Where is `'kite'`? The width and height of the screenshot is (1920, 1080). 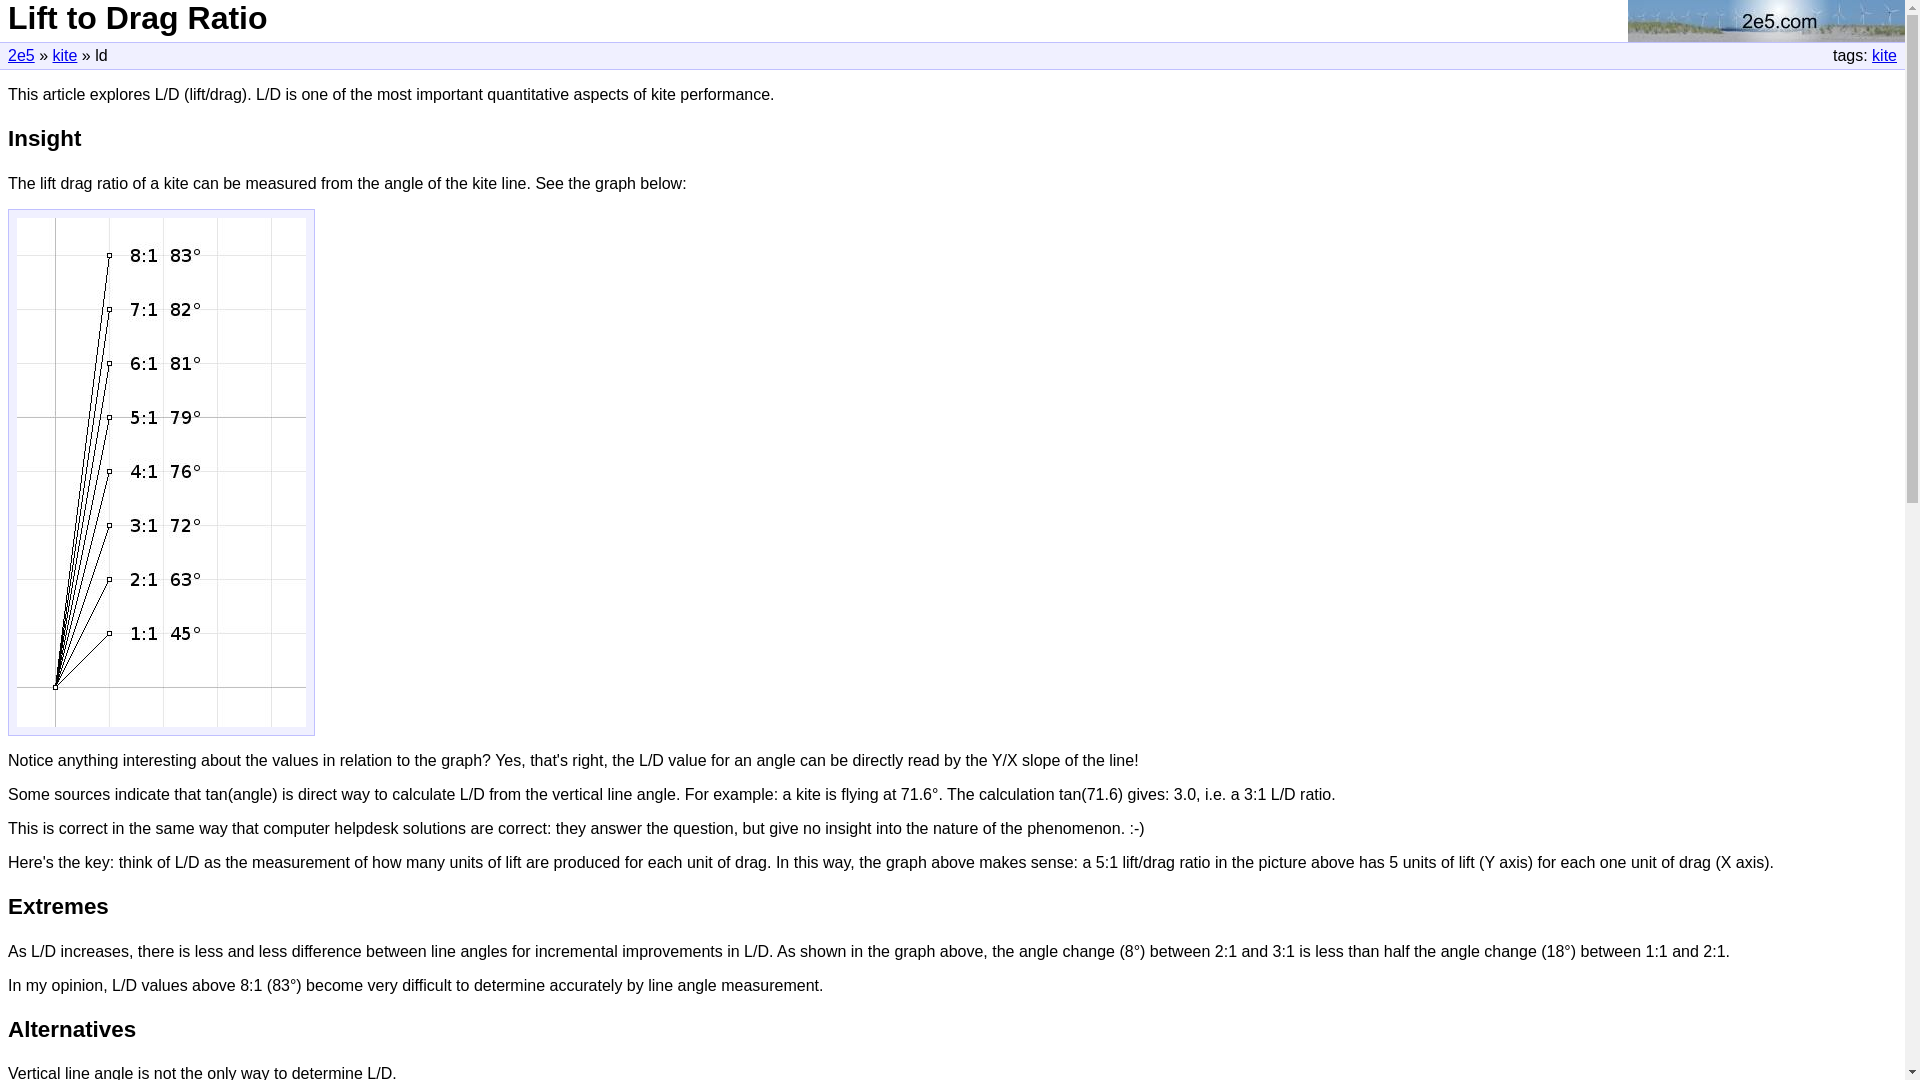
'kite' is located at coordinates (64, 54).